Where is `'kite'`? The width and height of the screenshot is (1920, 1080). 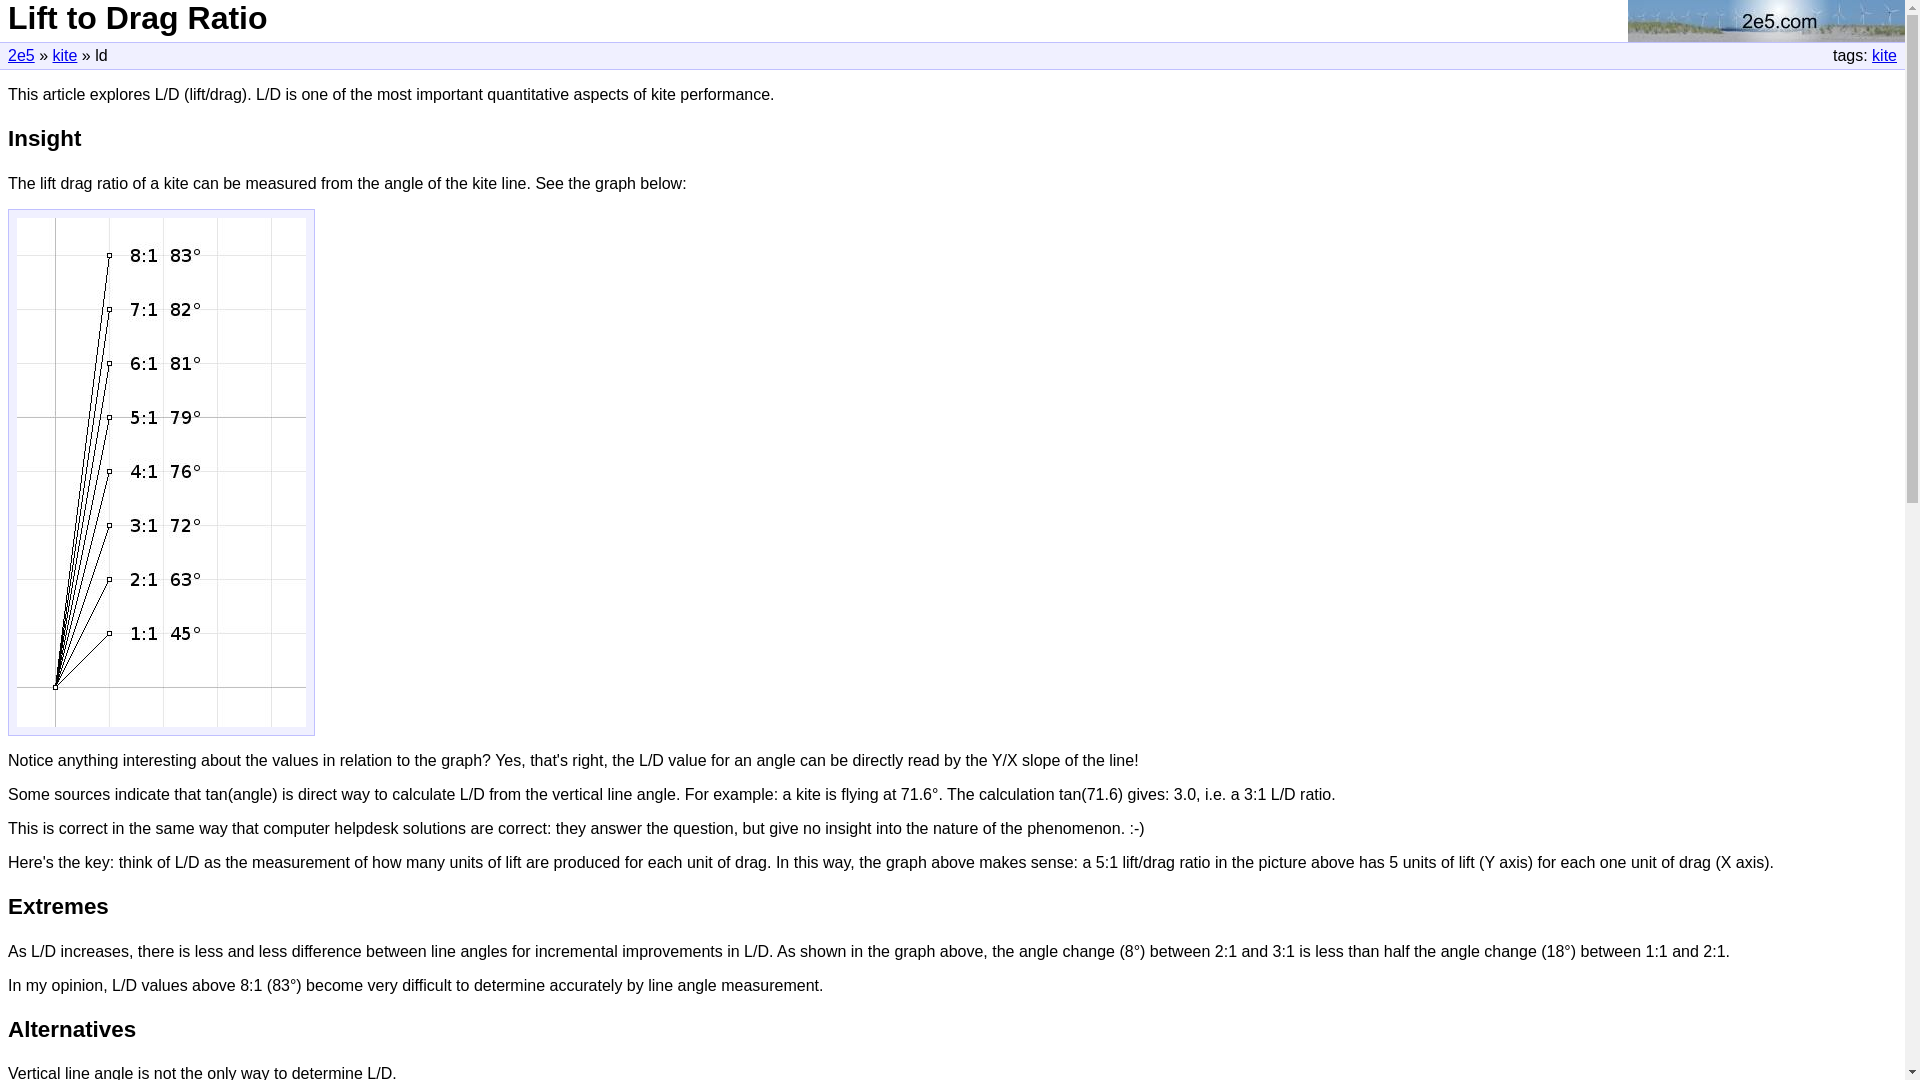
'kite' is located at coordinates (64, 54).